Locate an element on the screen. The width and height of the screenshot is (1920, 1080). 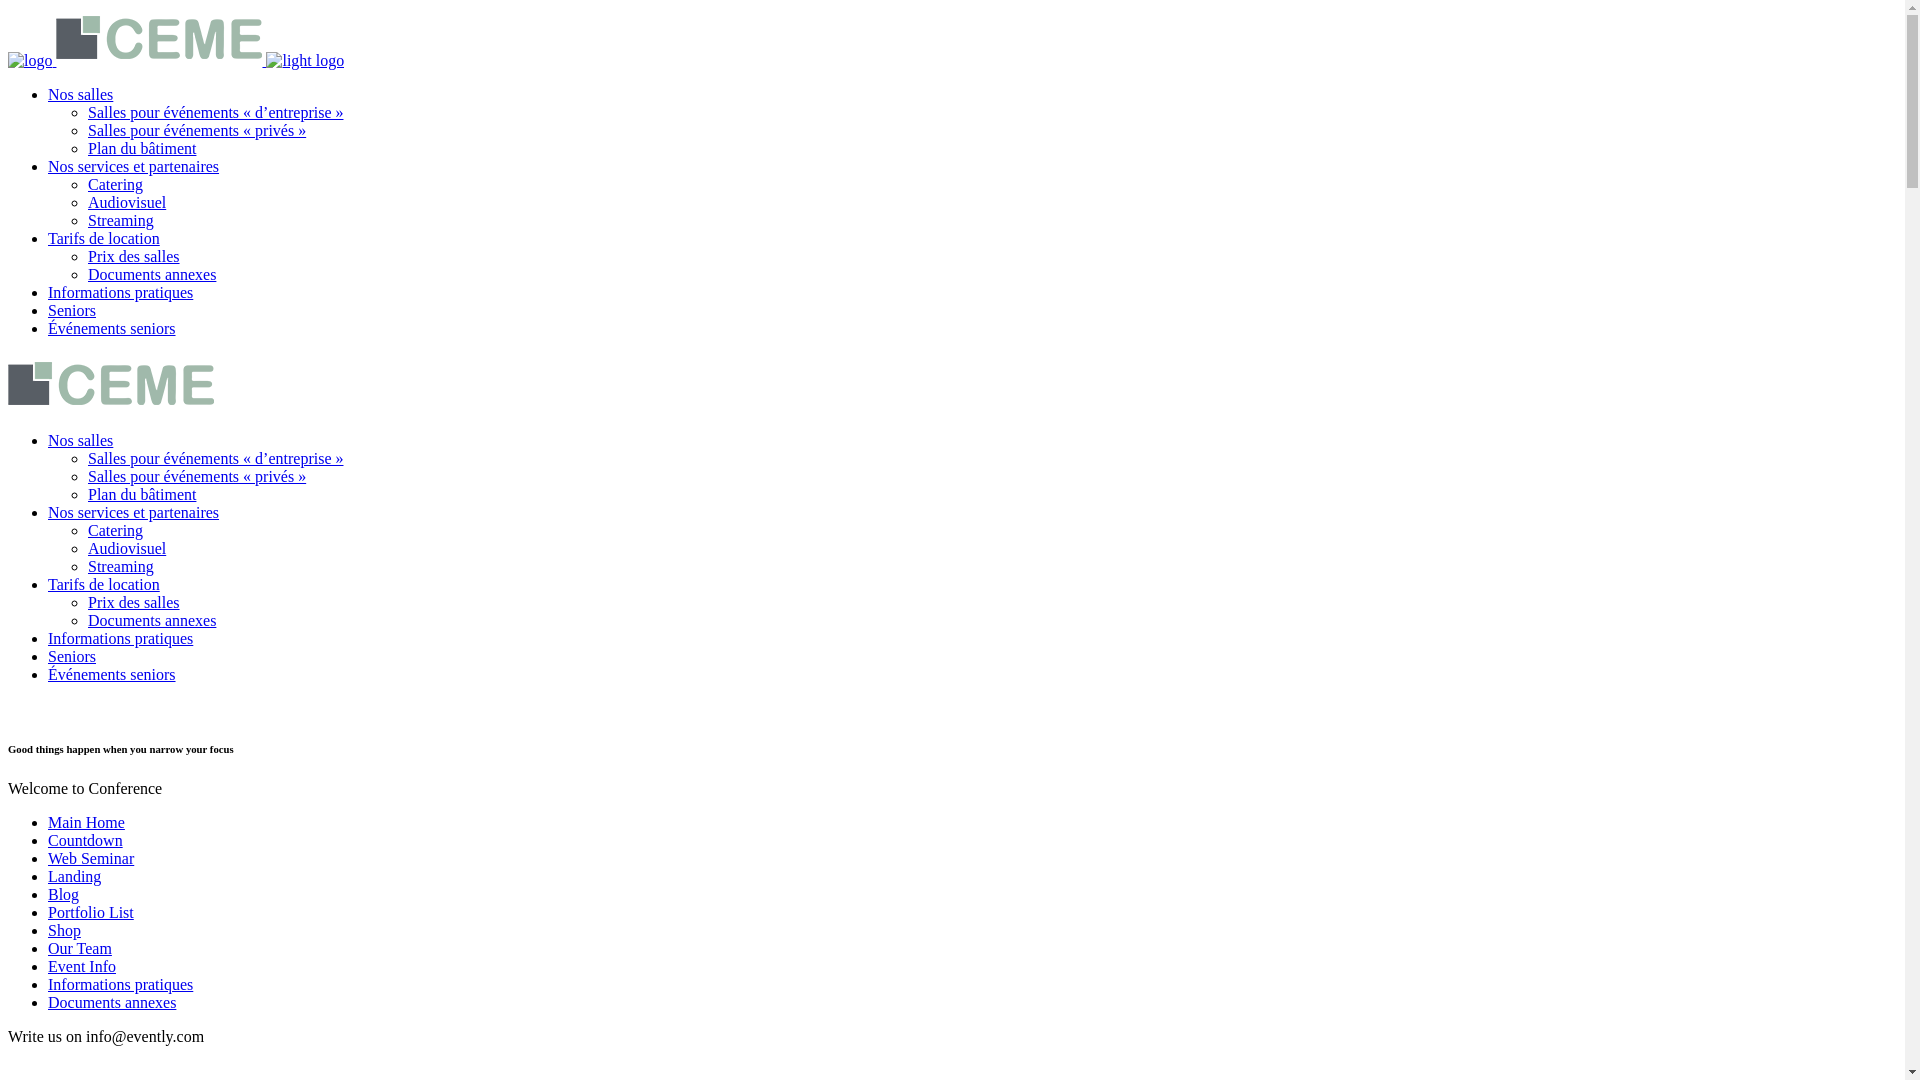
'Shop' is located at coordinates (64, 930).